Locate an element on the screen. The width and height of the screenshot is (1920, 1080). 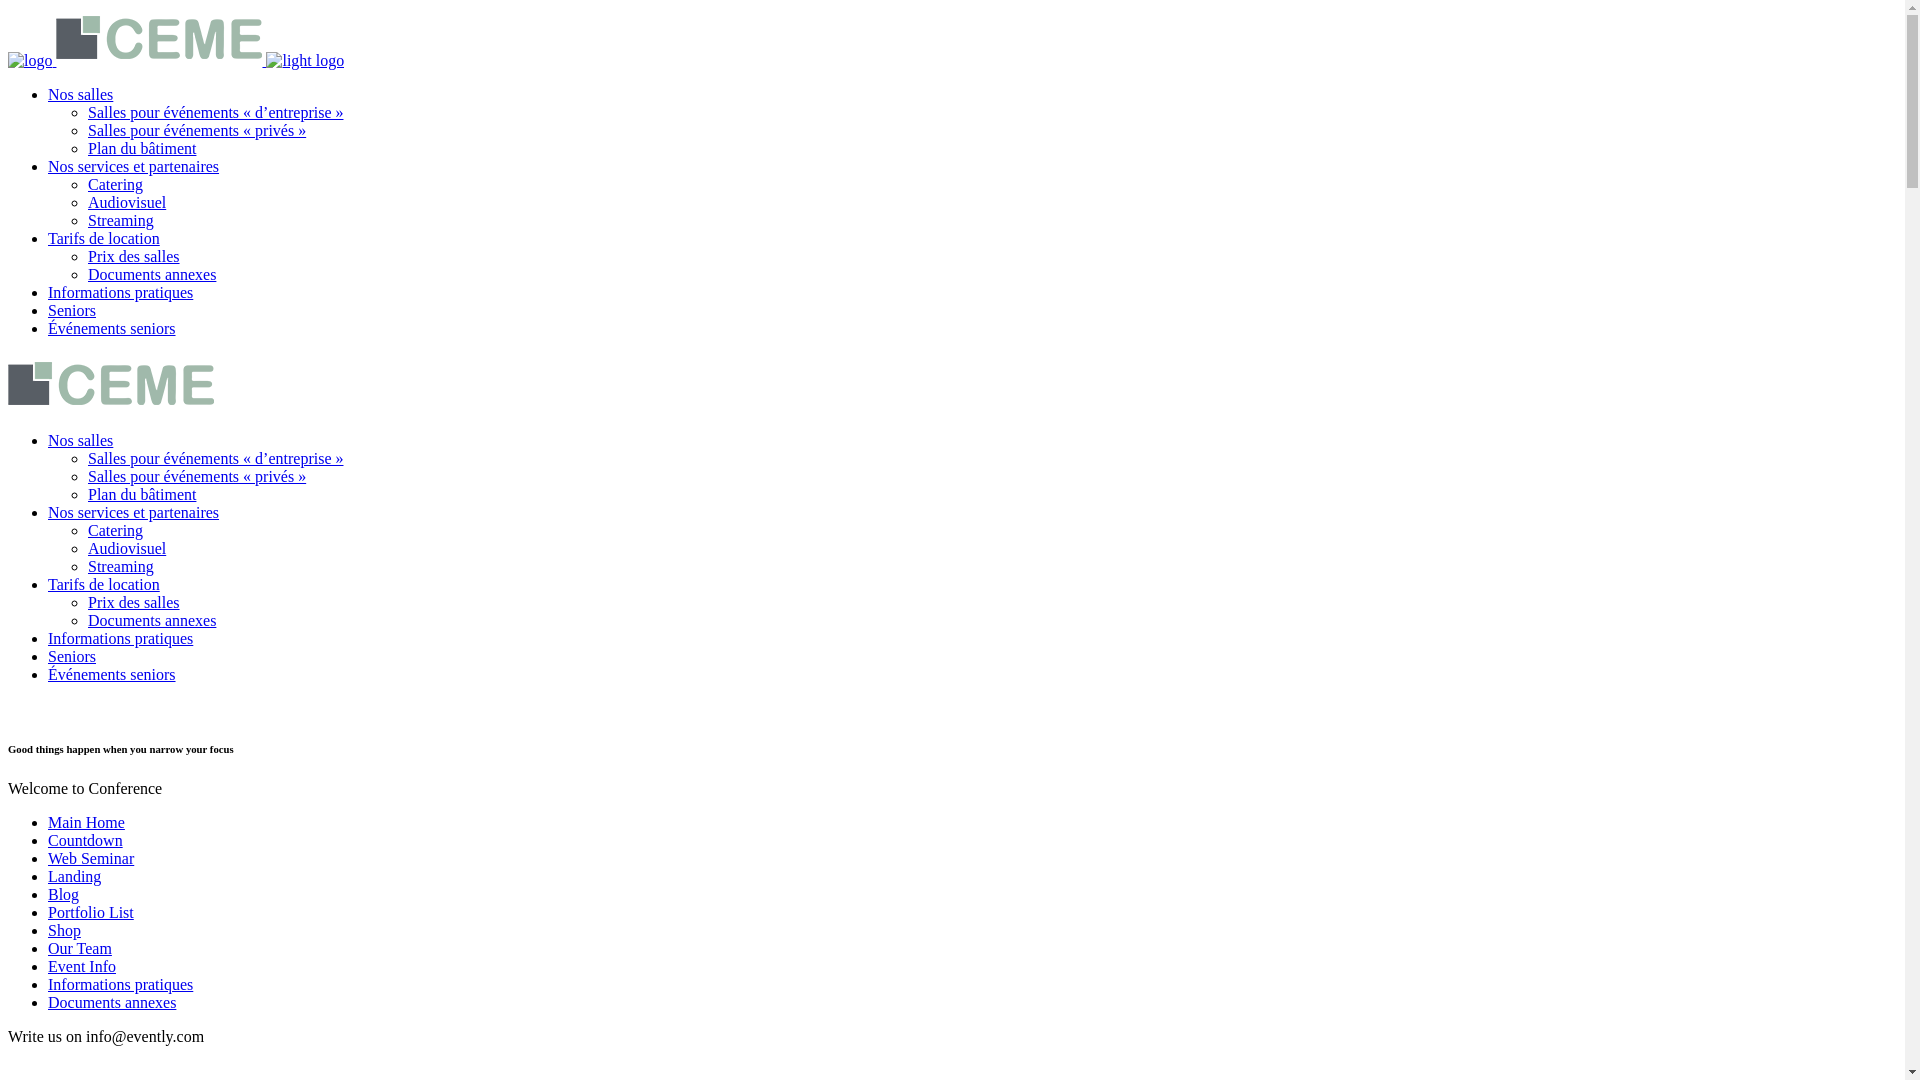
'Shop' is located at coordinates (64, 930).